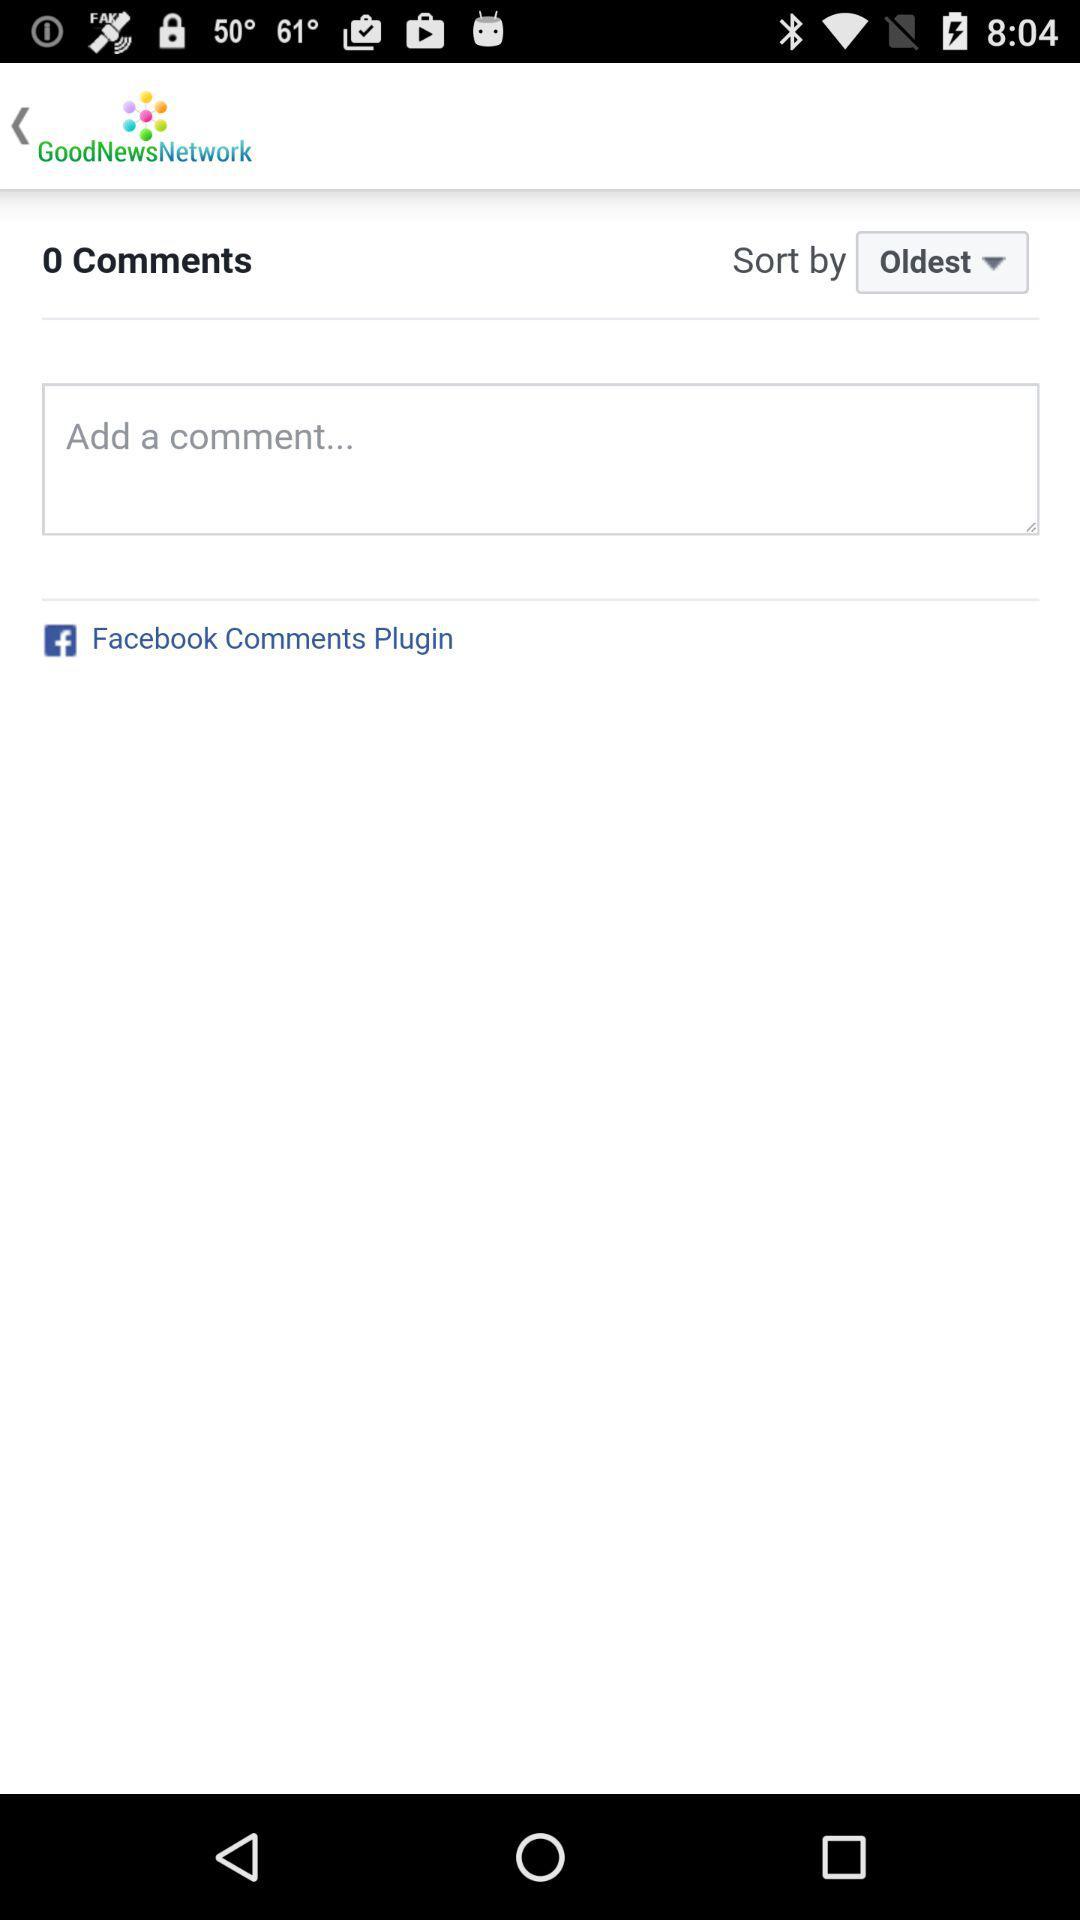  Describe the element at coordinates (540, 991) in the screenshot. I see `text box to enter comment` at that location.